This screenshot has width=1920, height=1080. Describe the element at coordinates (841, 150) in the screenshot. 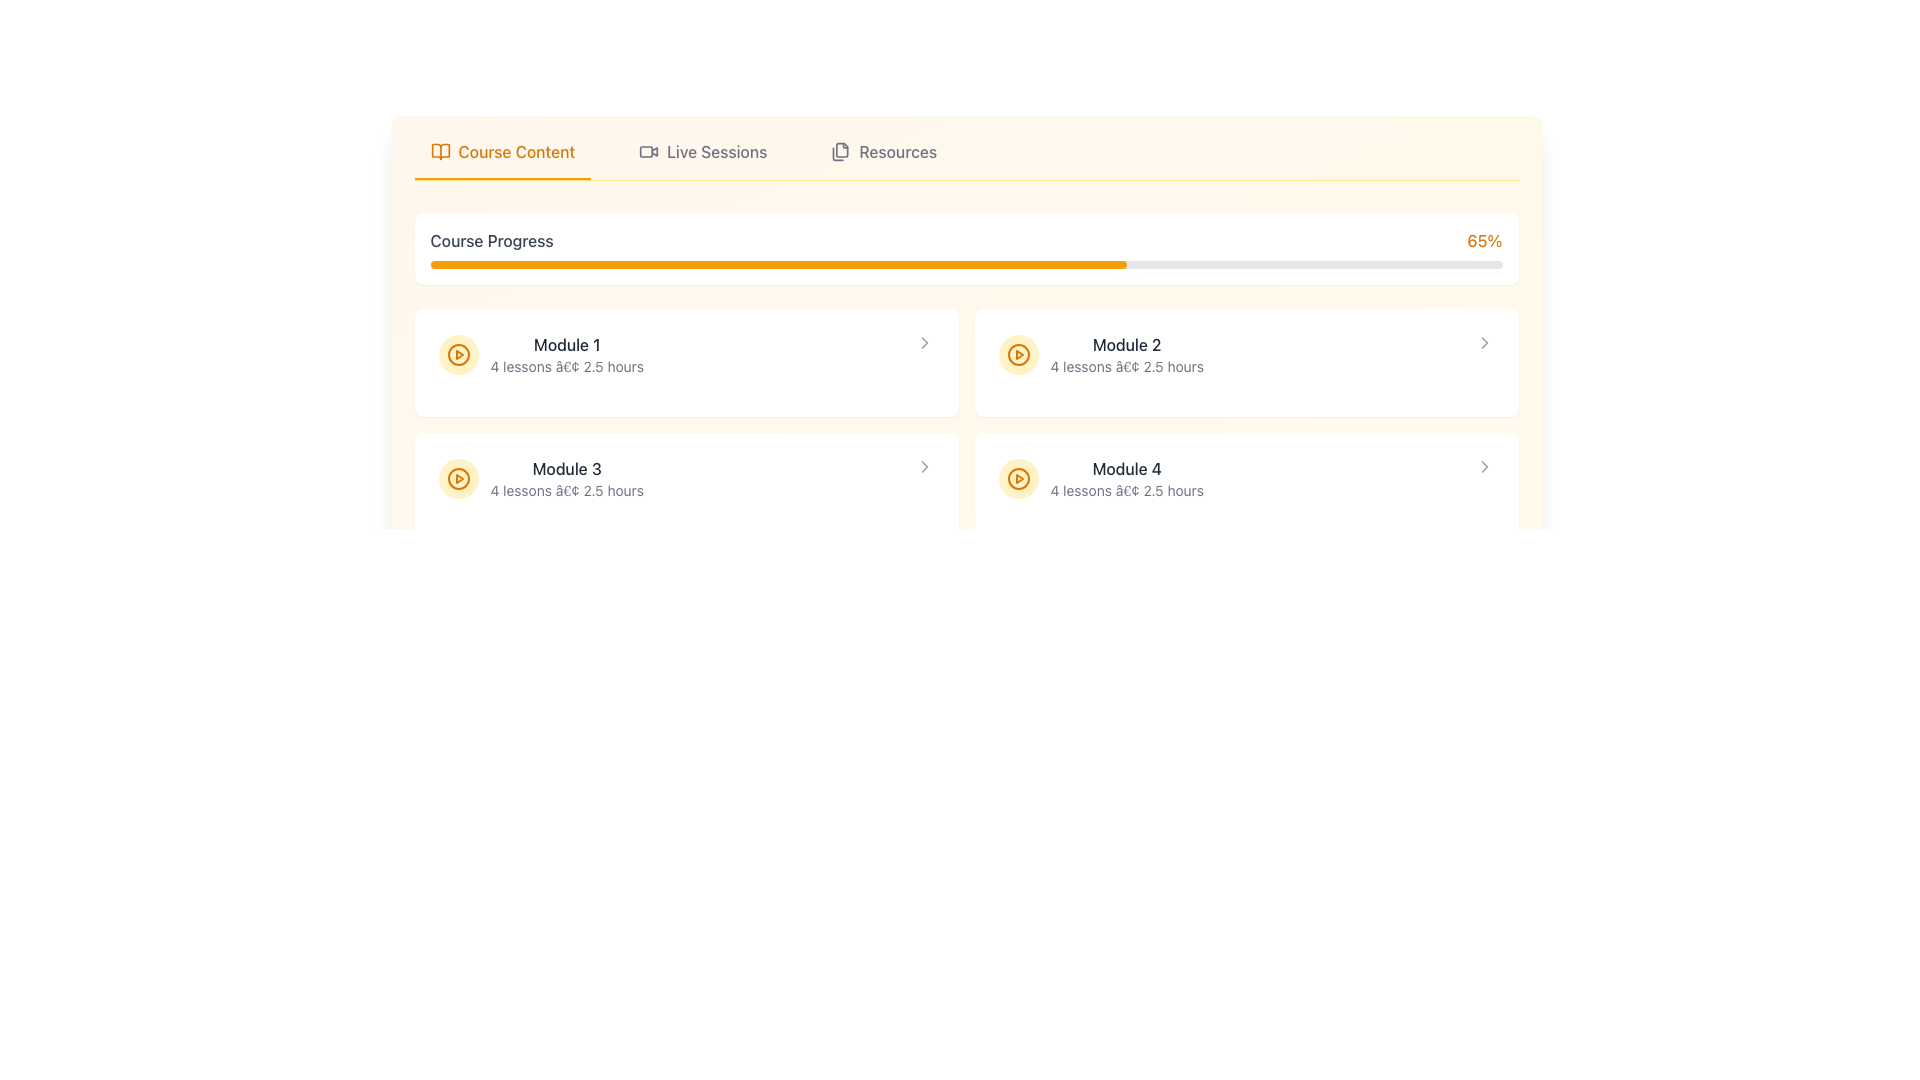

I see `the 'Resources' icon in the navigation menu` at that location.